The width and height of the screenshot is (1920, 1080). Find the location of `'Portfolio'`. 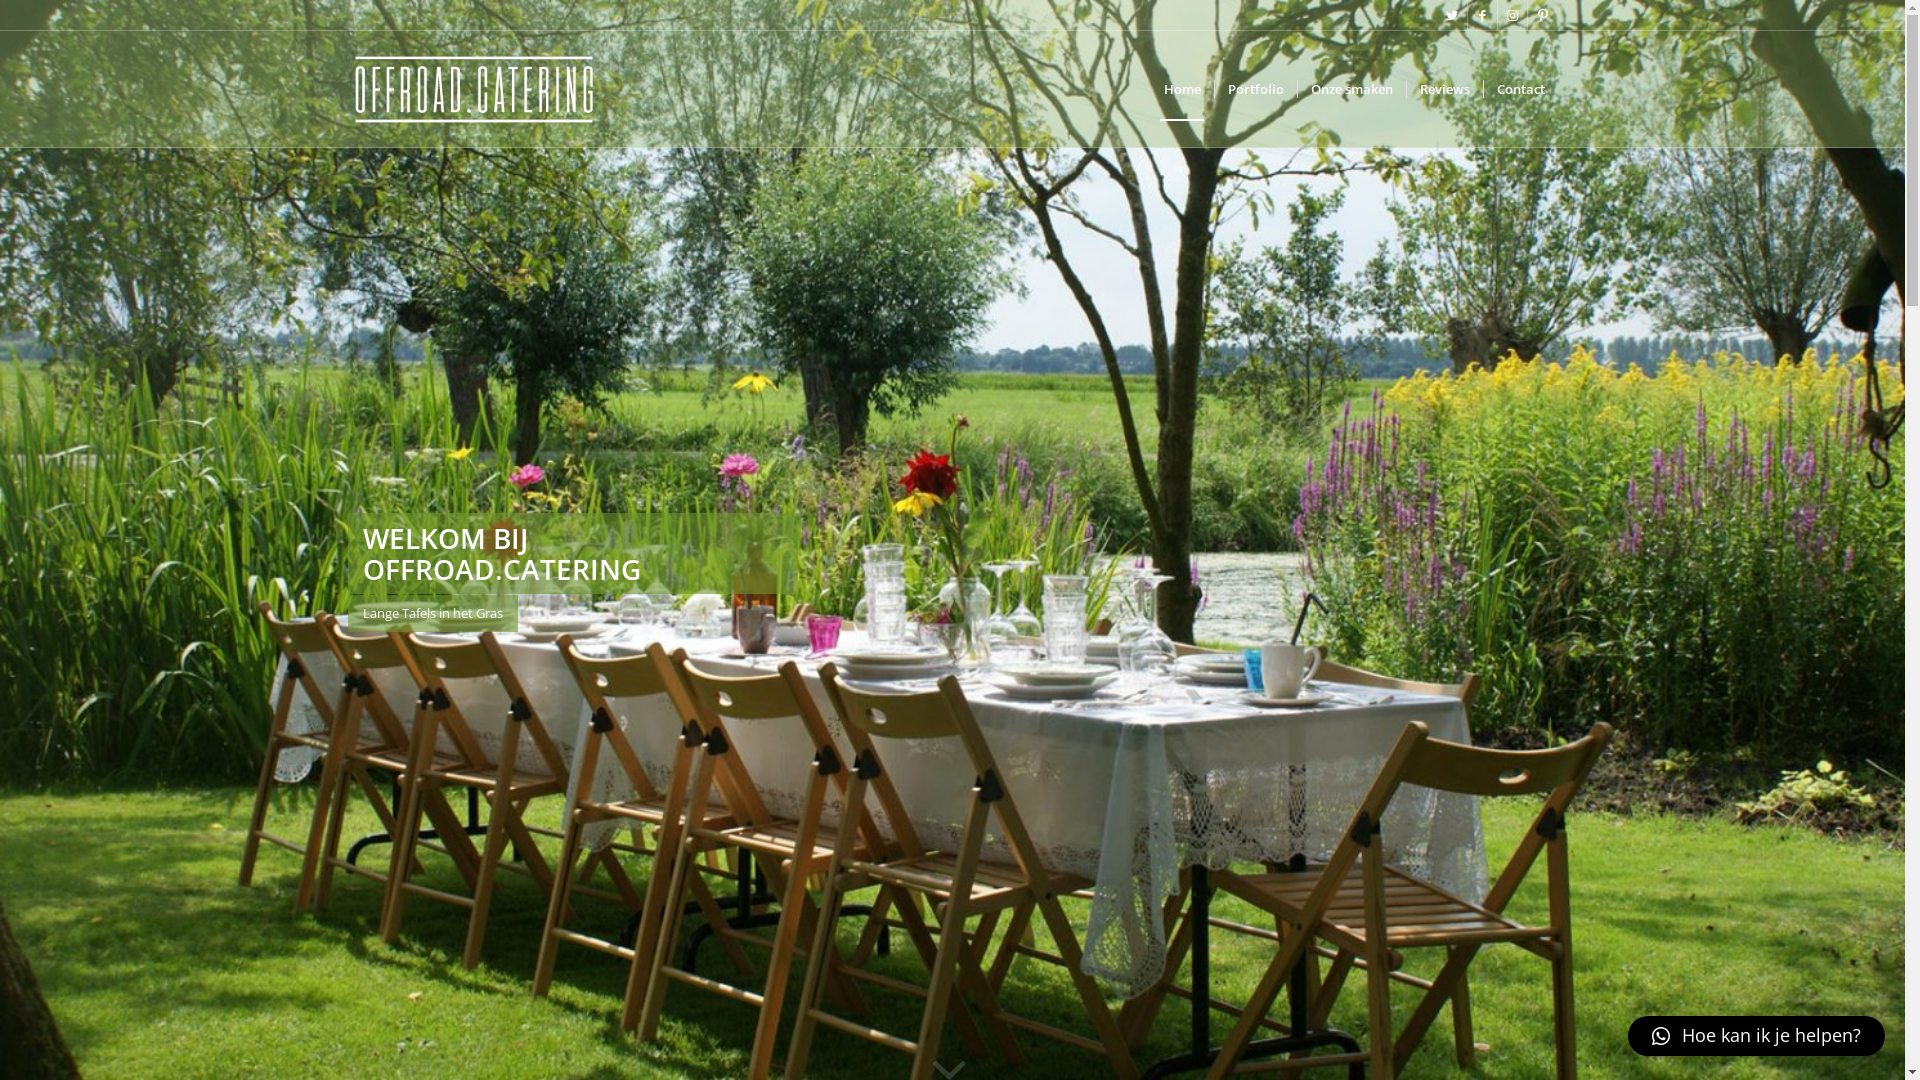

'Portfolio' is located at coordinates (1254, 87).